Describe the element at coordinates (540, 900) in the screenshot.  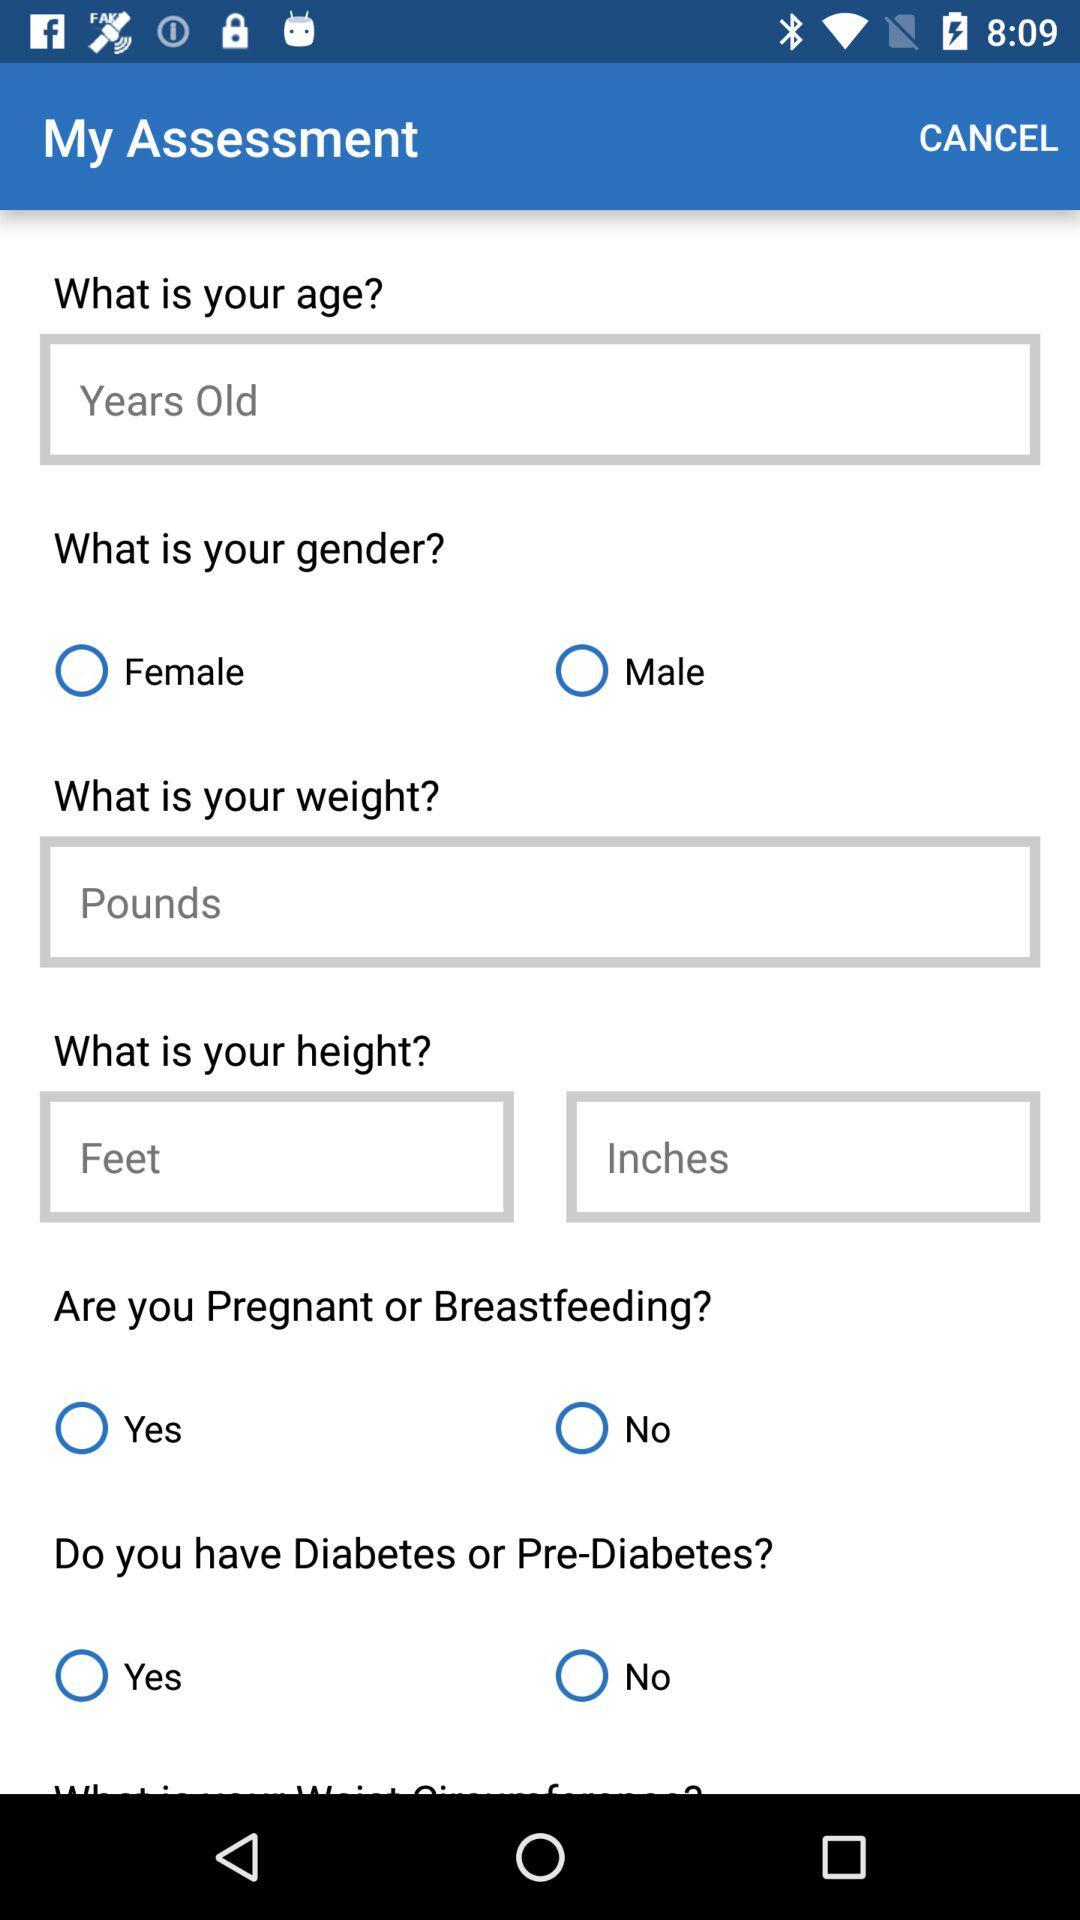
I see `insert your weight` at that location.